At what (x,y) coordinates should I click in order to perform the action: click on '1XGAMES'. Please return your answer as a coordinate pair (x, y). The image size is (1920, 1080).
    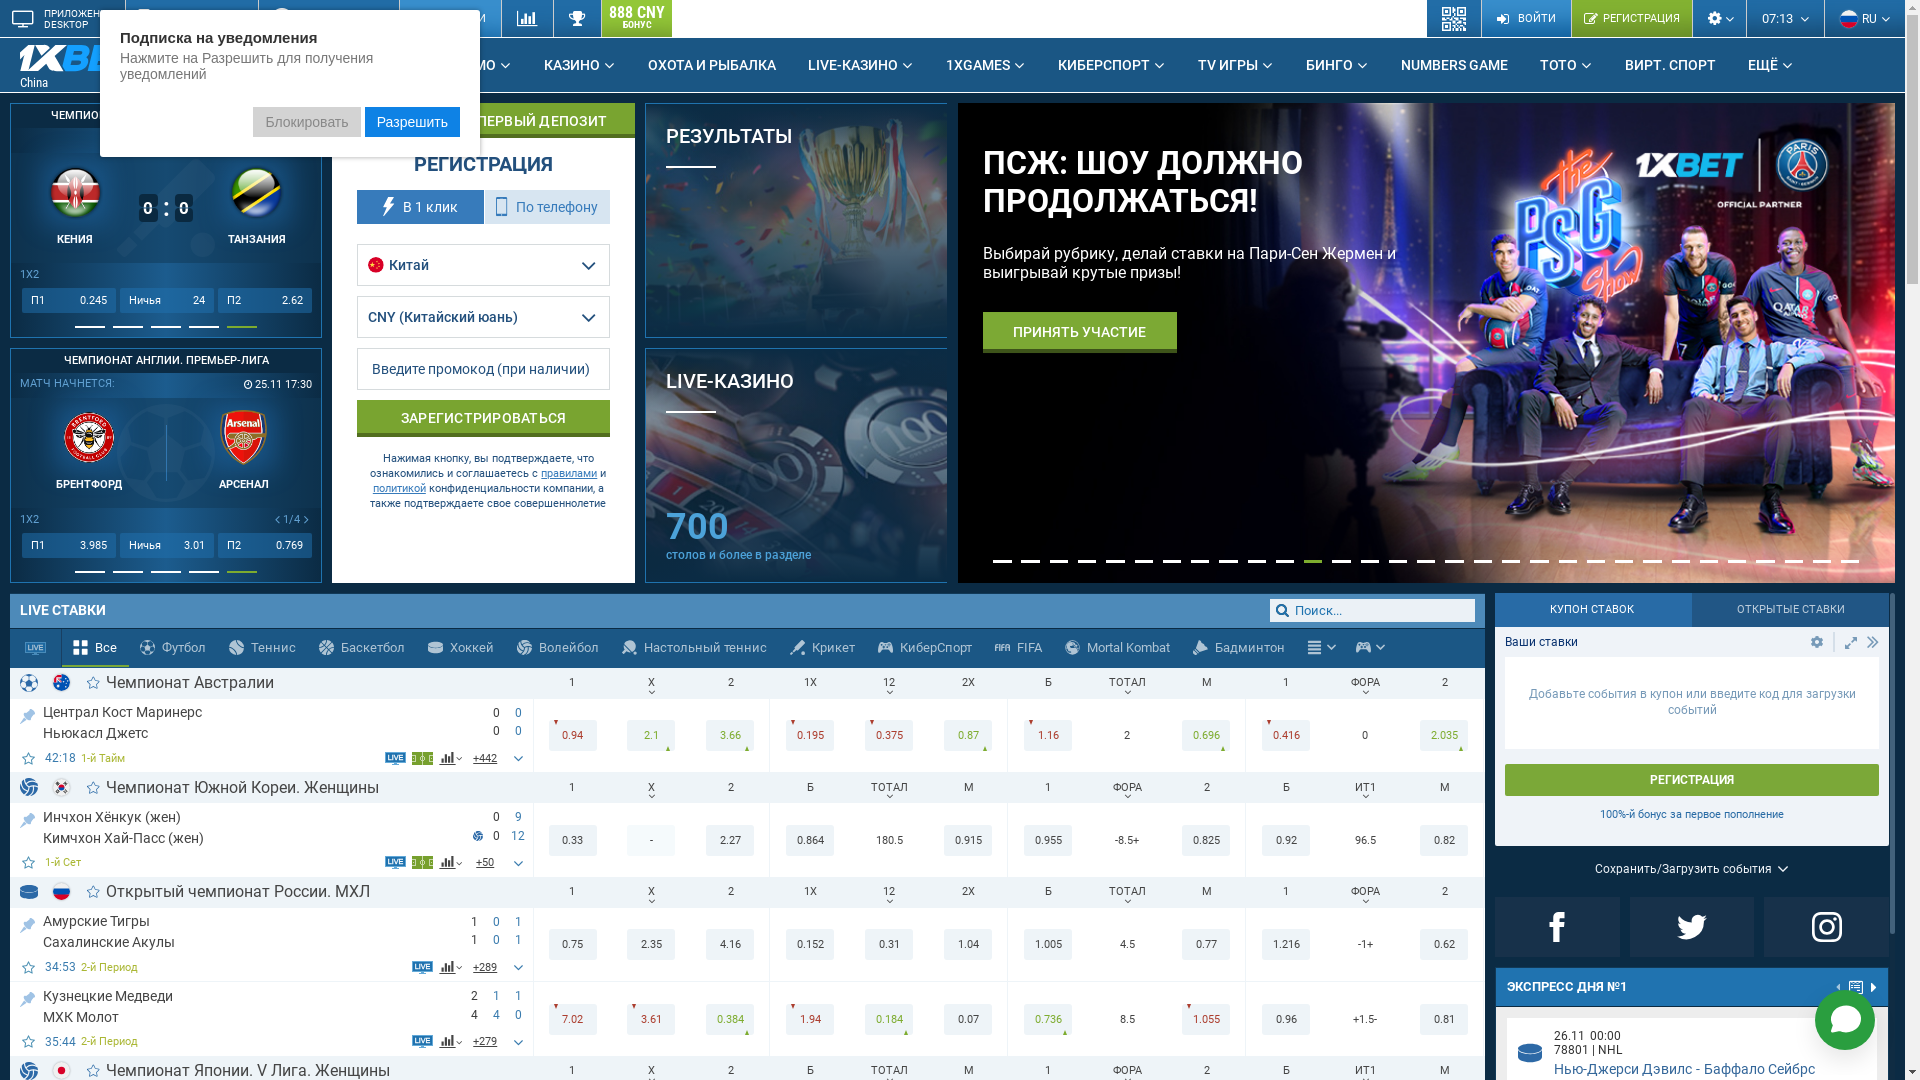
    Looking at the image, I should click on (985, 64).